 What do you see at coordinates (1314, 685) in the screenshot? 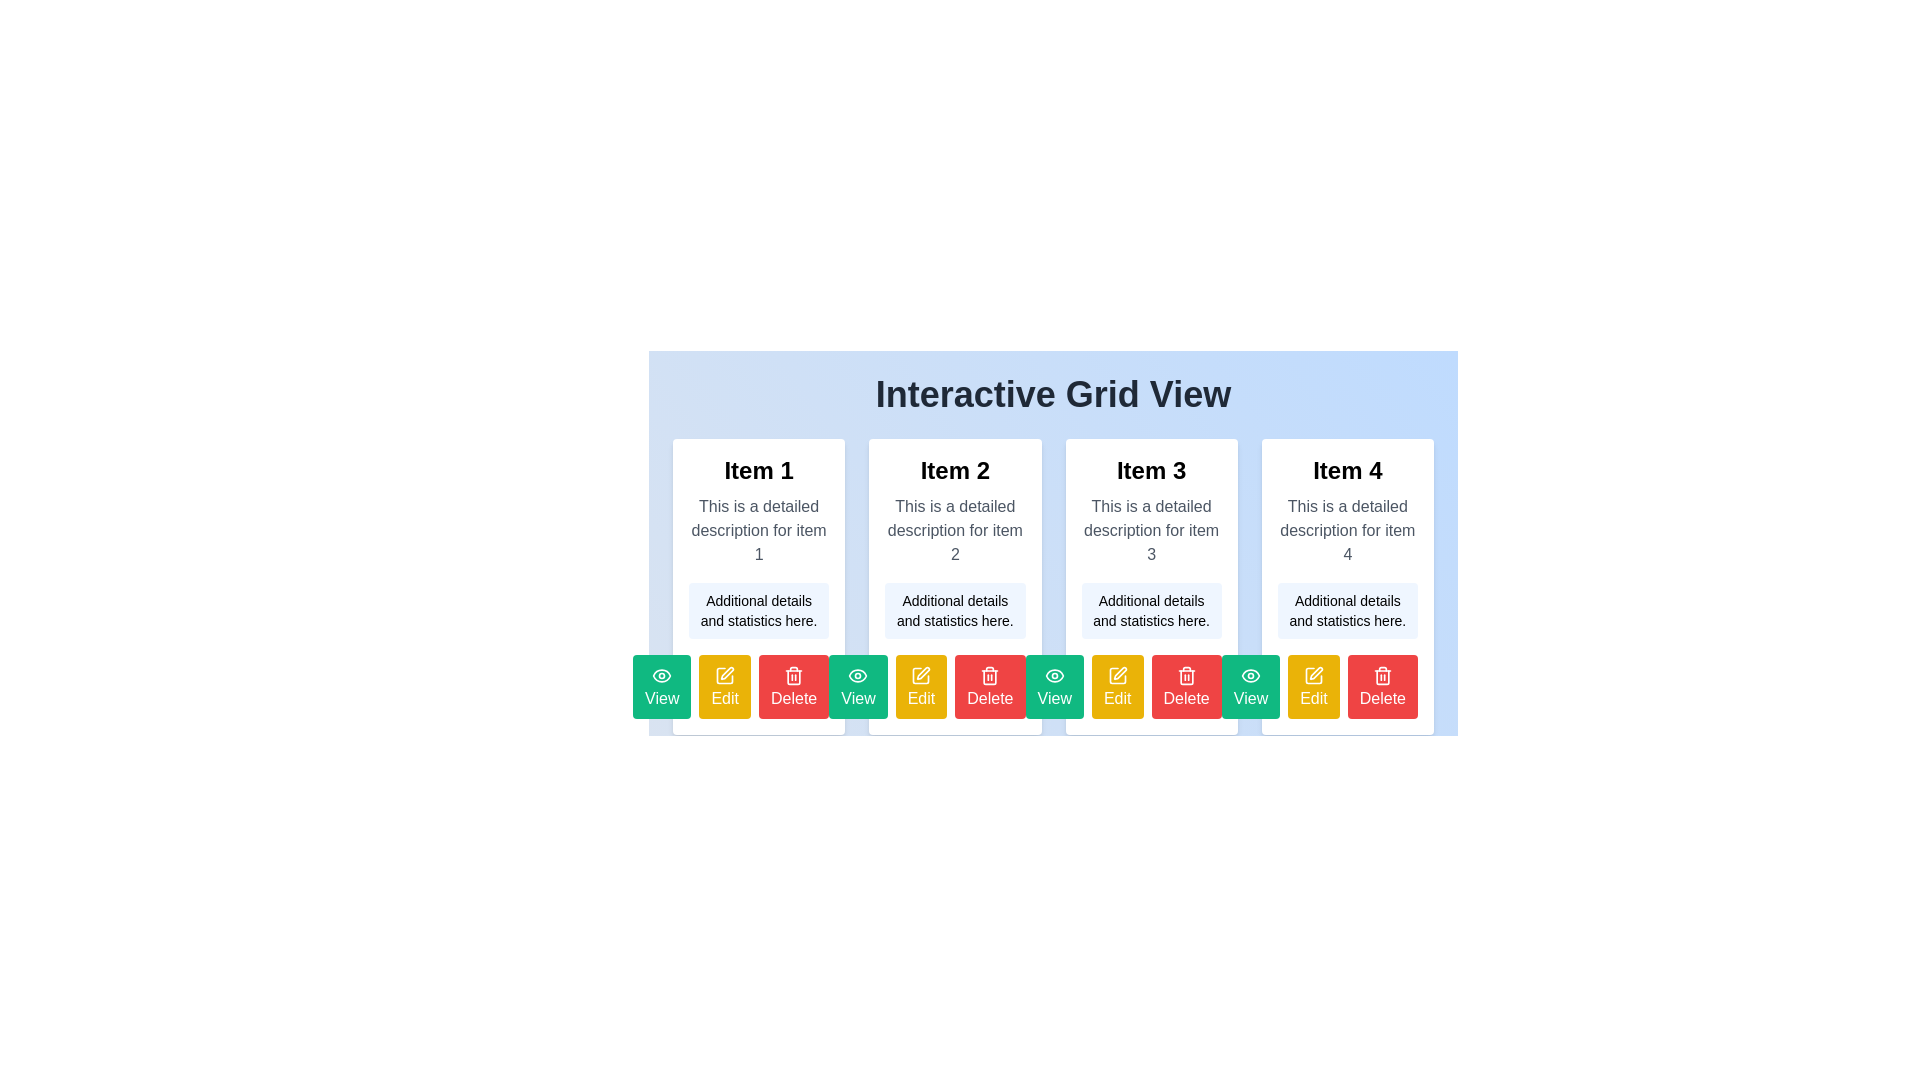
I see `the 'Edit' button with a yellow background and white text, which is the middle button among 'View', 'Edit', and 'Delete' buttons at the bottom of the card for 'Item 4'` at bounding box center [1314, 685].